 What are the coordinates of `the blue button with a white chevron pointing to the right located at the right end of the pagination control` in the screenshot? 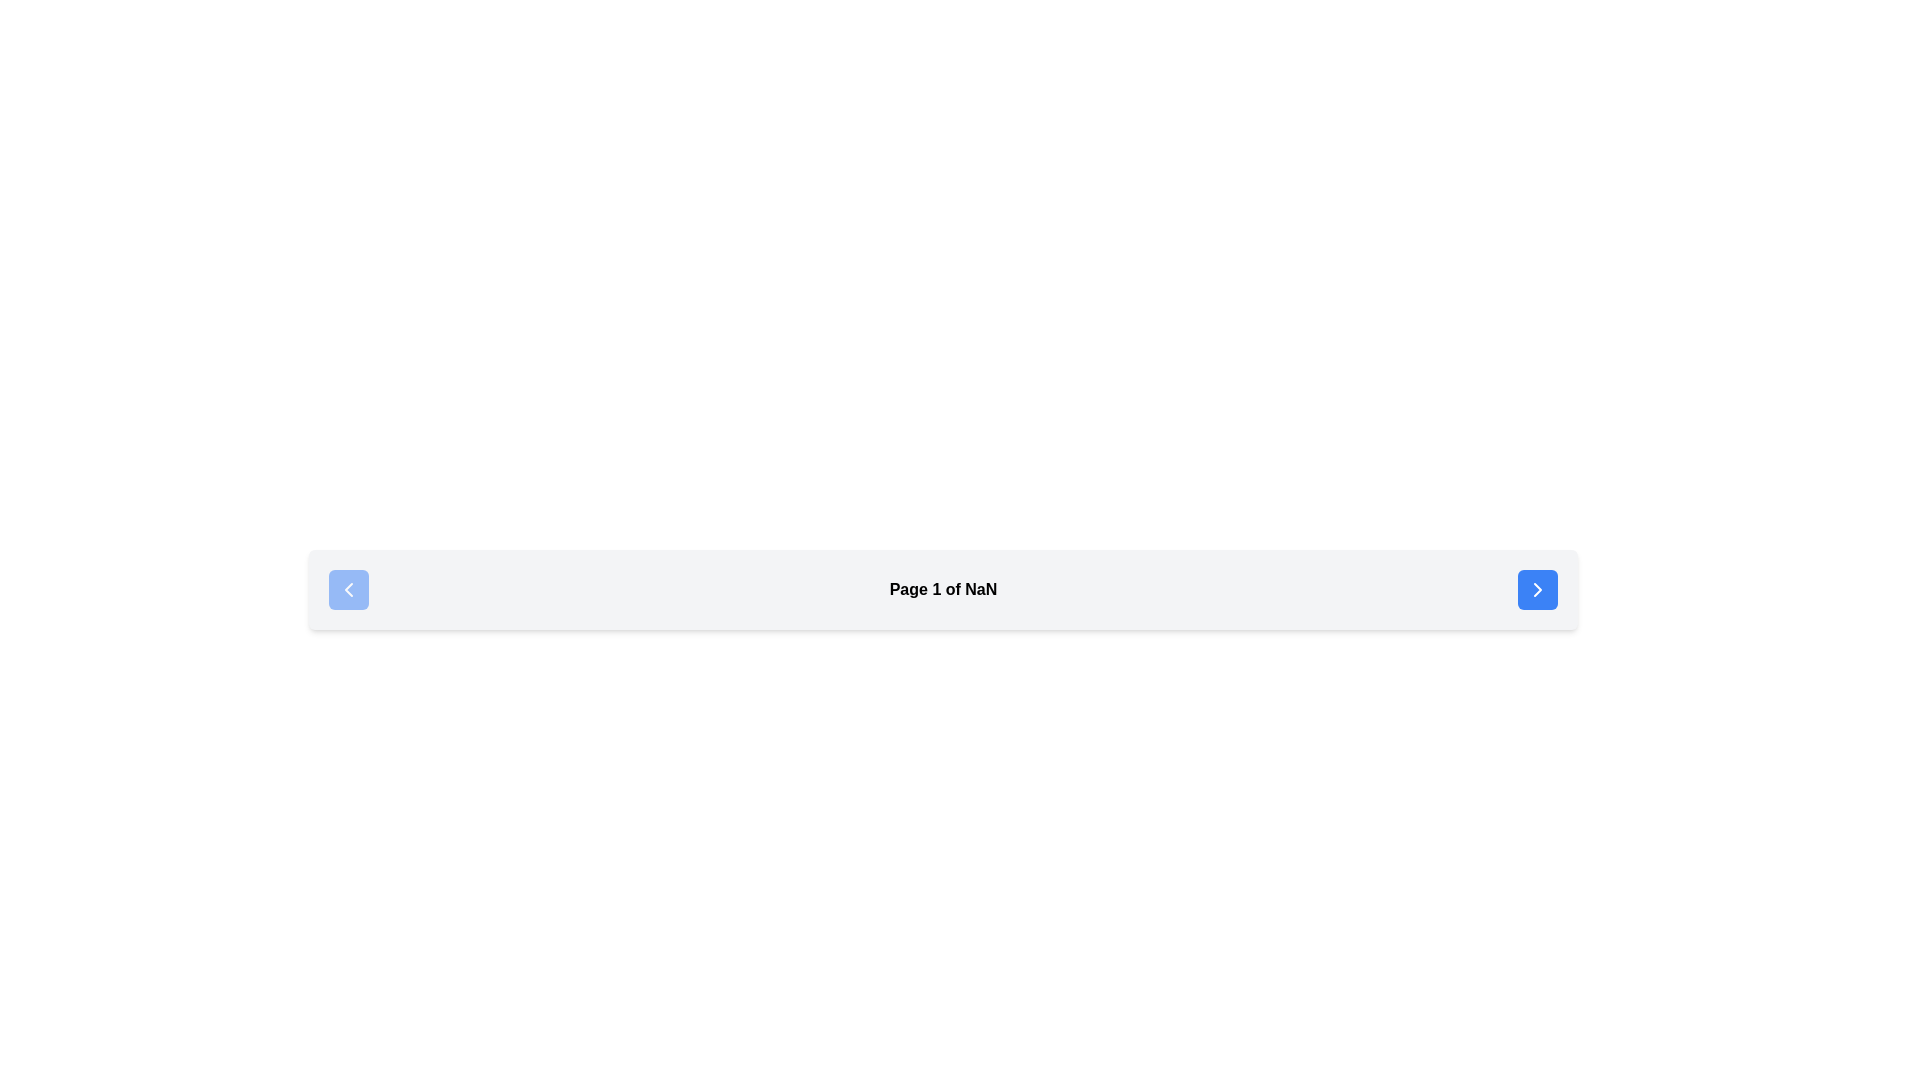 It's located at (1536, 589).